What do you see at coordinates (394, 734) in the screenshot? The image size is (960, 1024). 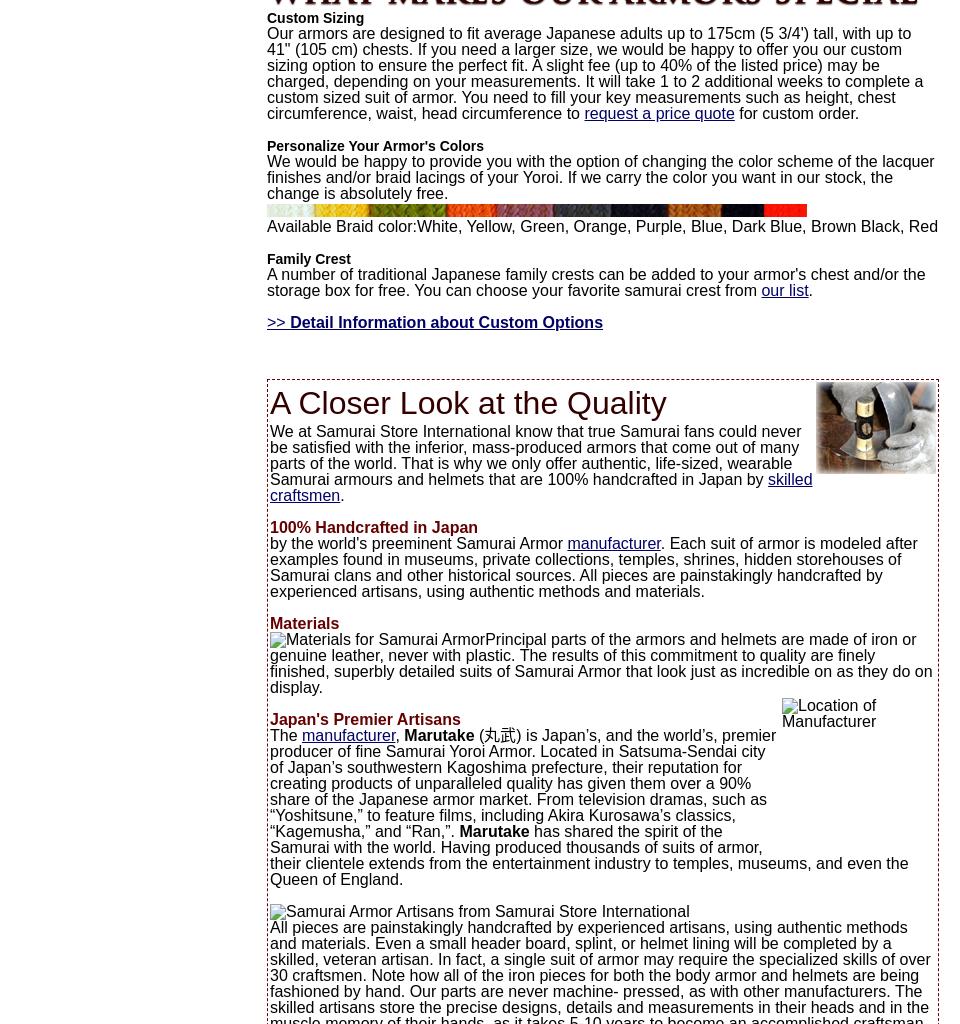 I see `','` at bounding box center [394, 734].